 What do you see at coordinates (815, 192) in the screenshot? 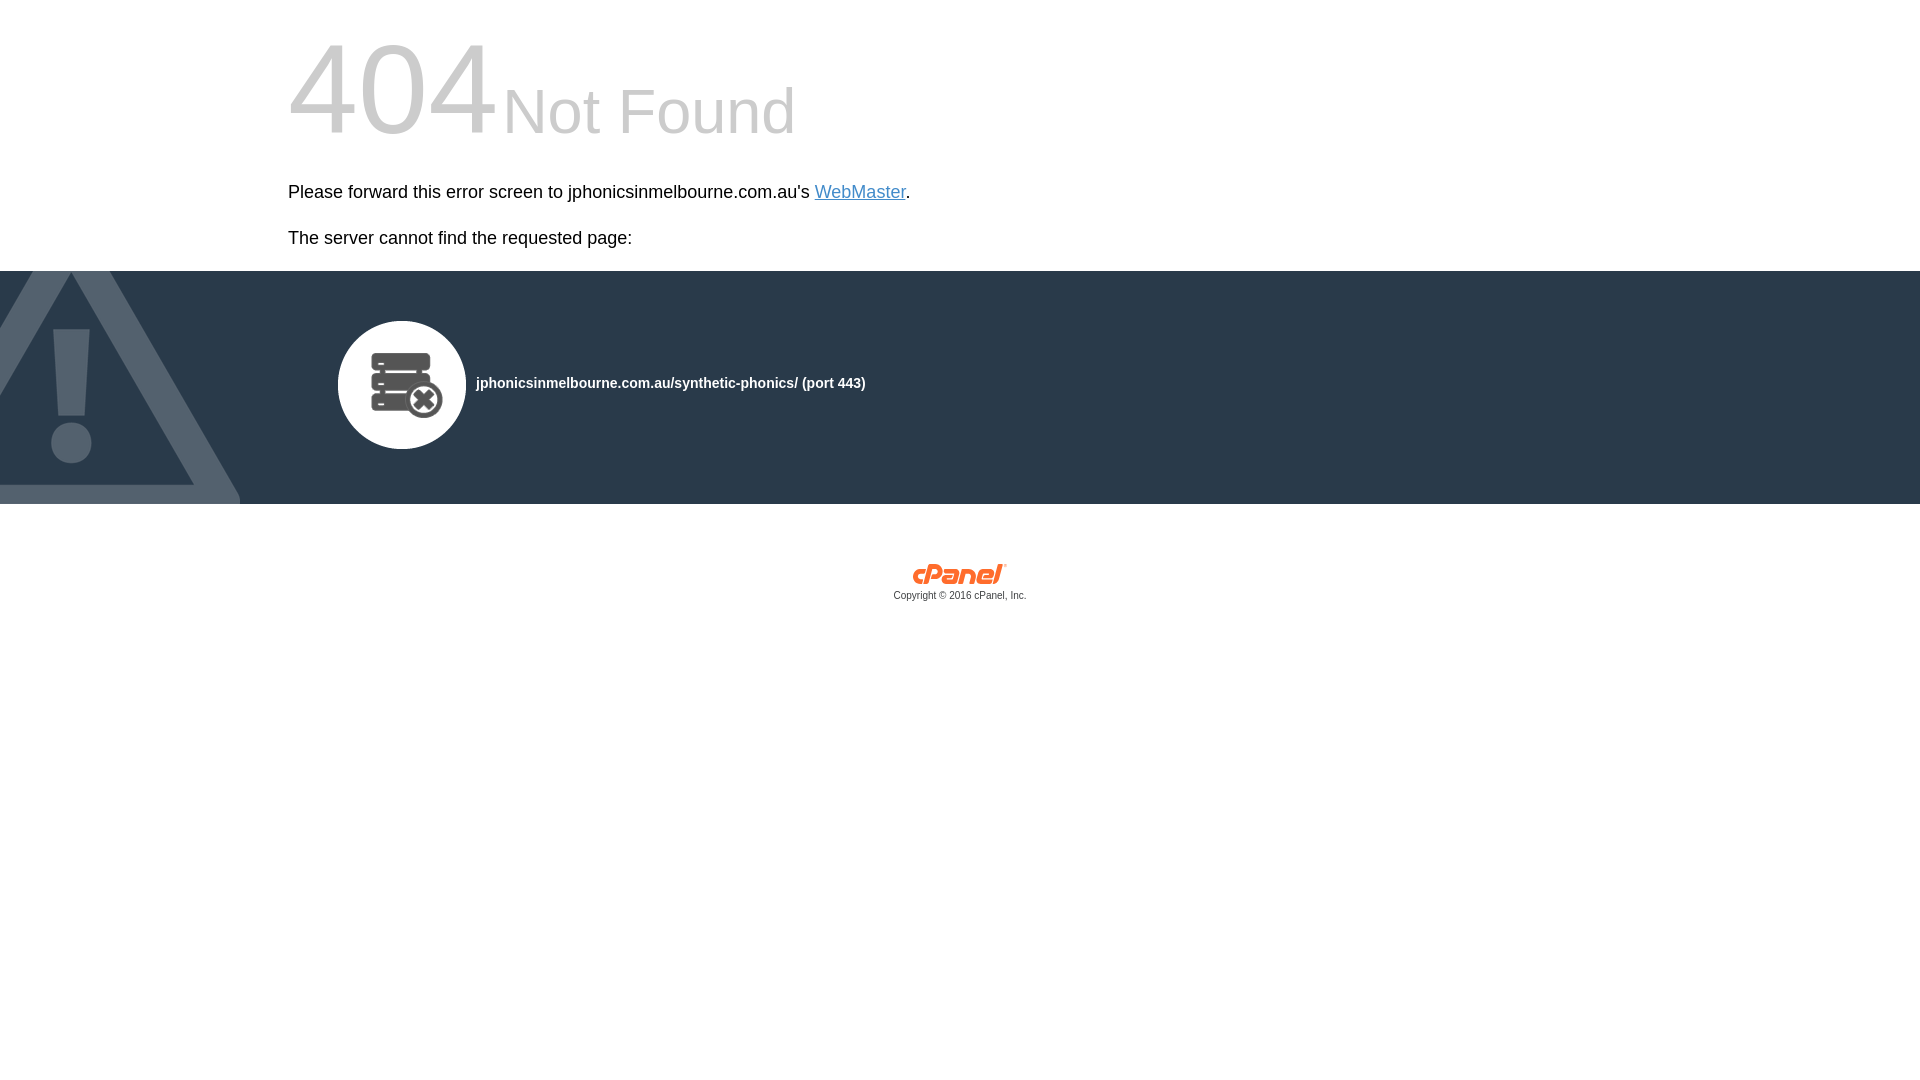
I see `'WebMaster'` at bounding box center [815, 192].